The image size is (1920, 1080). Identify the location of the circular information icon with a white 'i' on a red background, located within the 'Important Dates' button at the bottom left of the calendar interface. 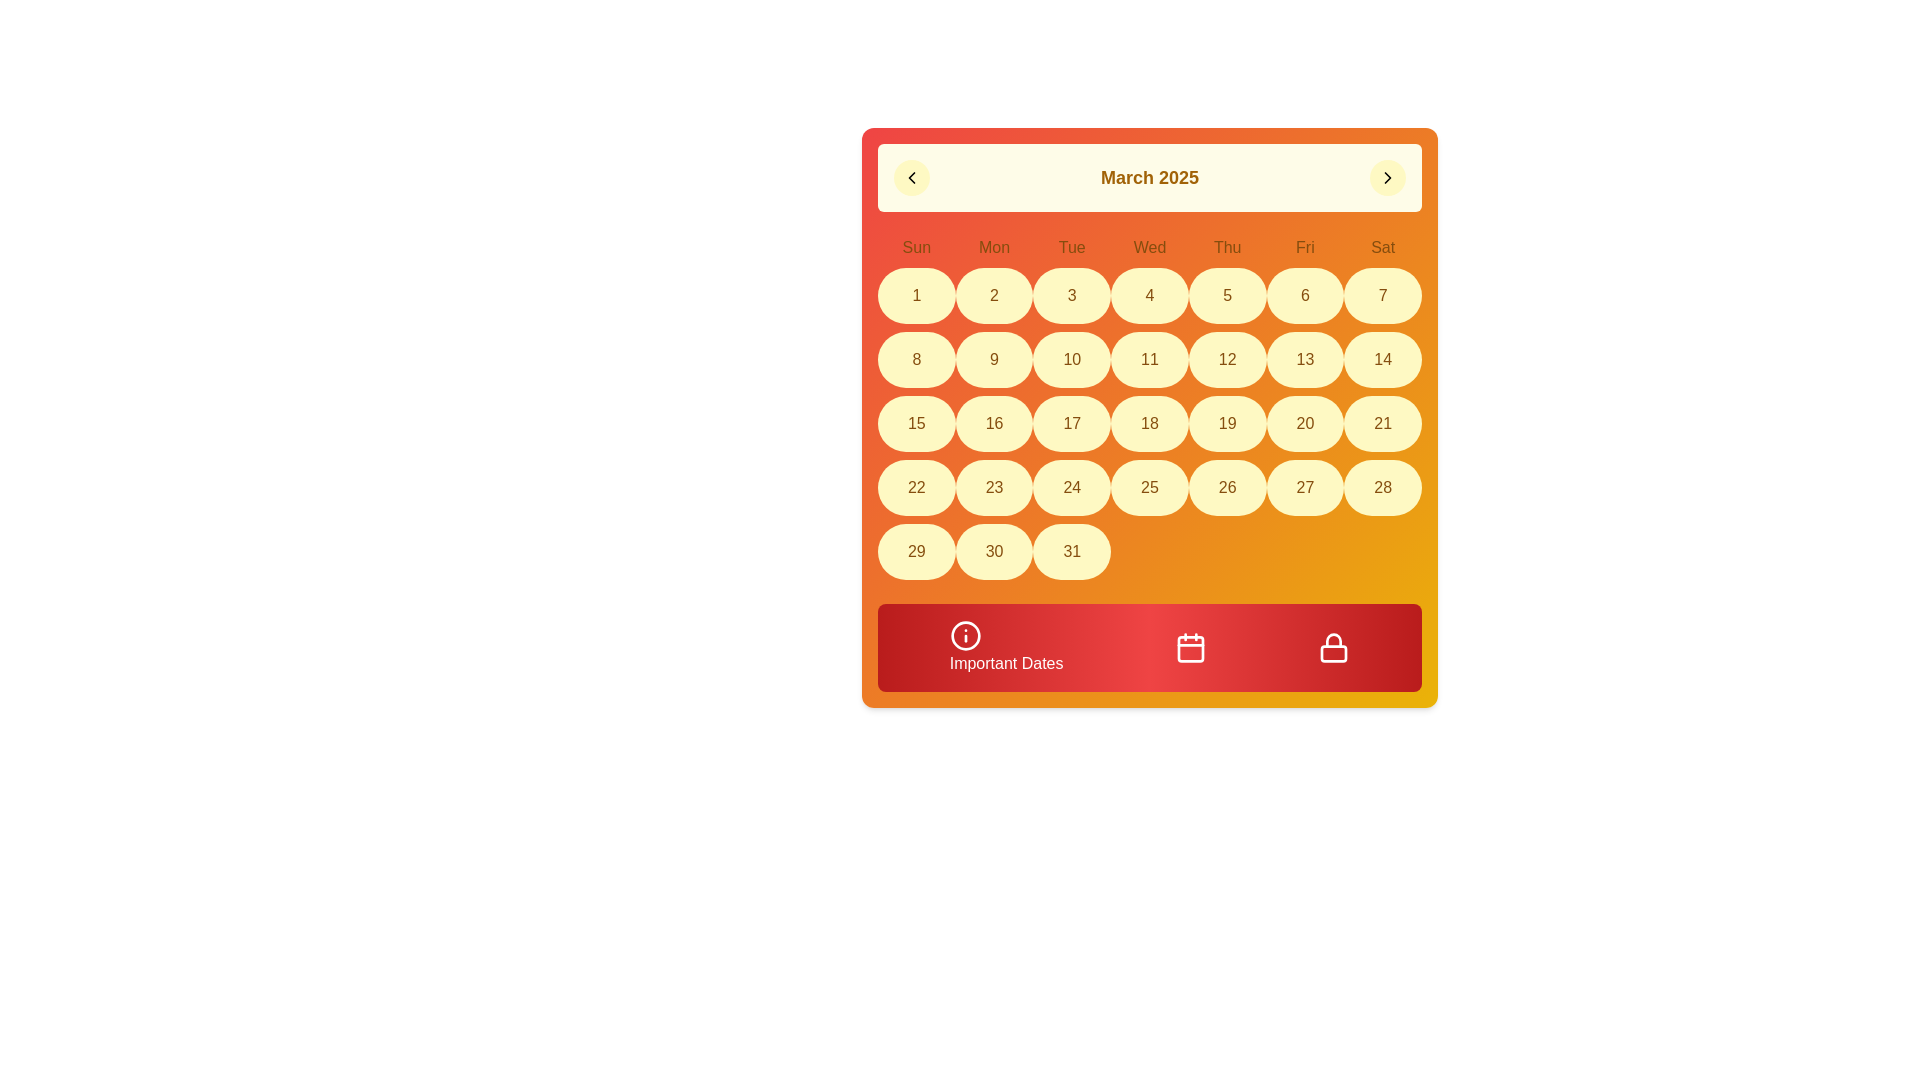
(965, 636).